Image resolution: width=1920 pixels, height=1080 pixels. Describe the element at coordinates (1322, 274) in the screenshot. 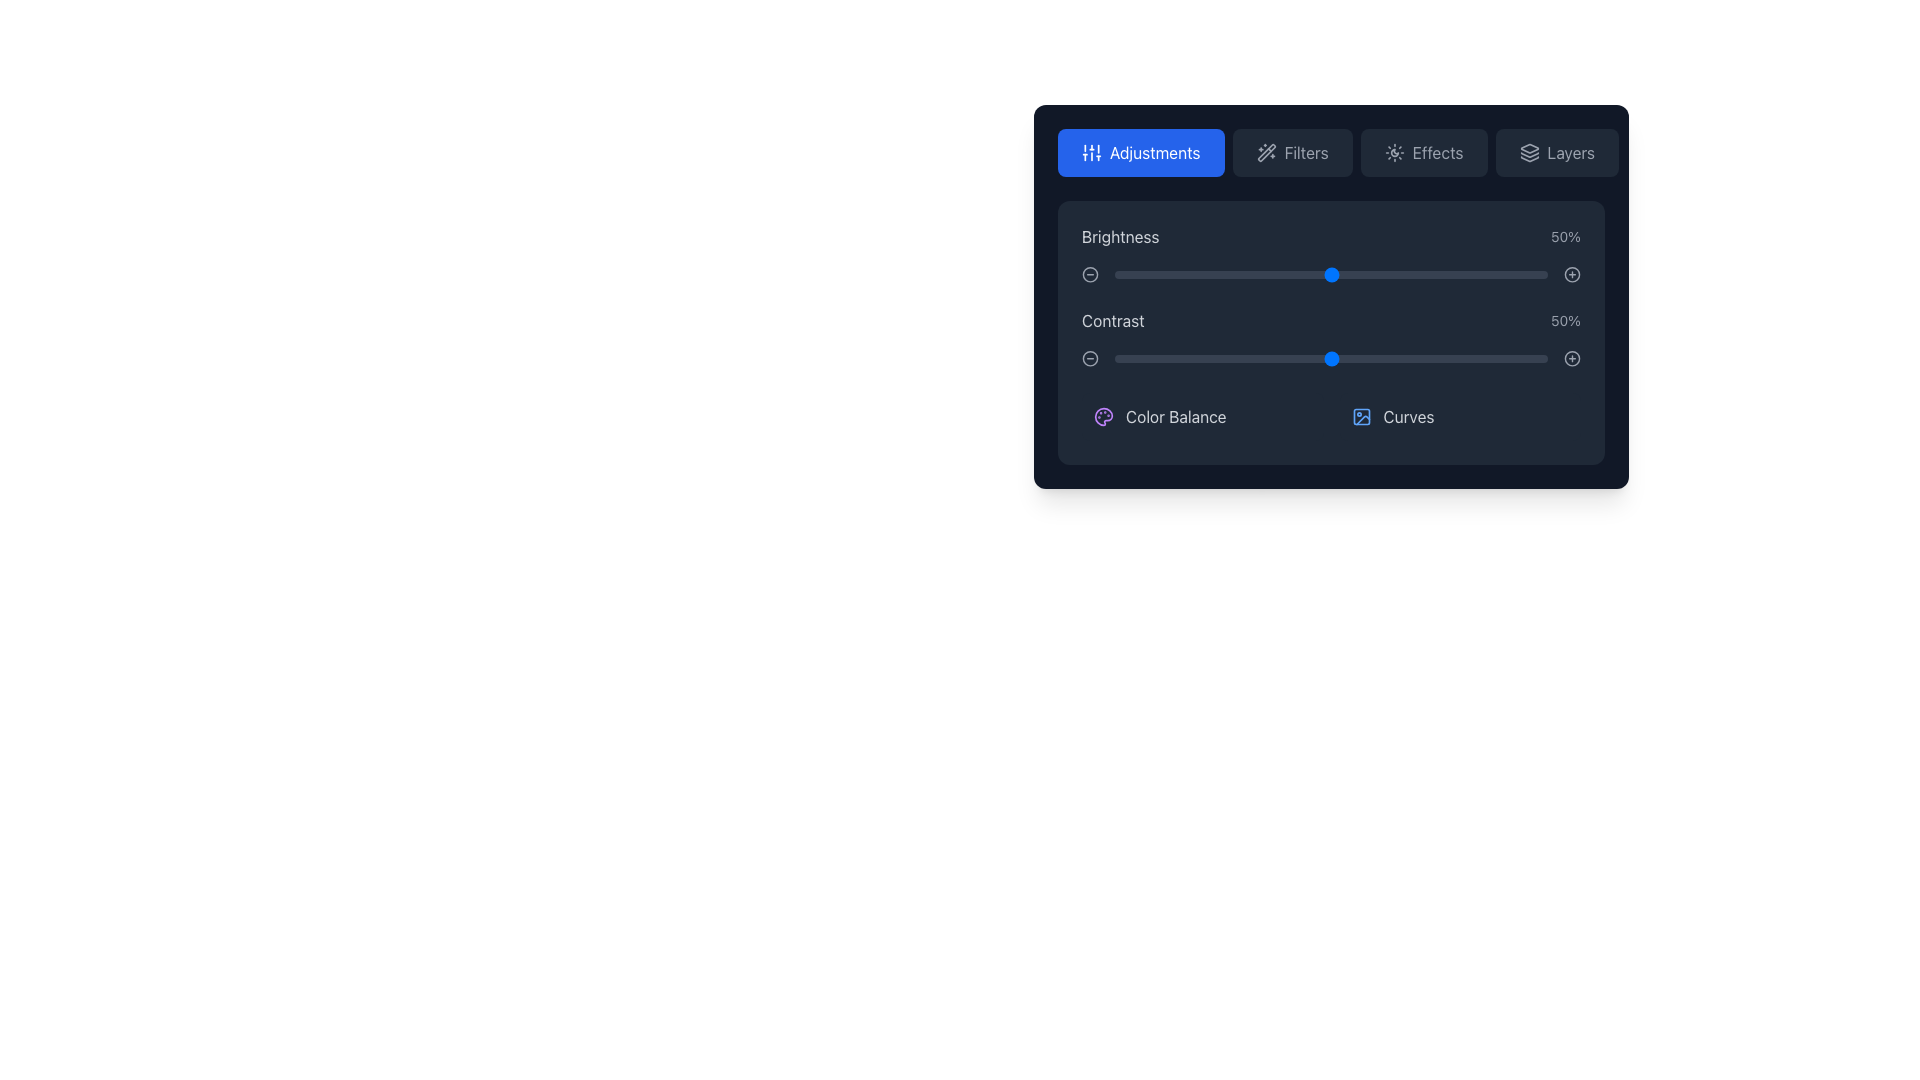

I see `the brightness value` at that location.